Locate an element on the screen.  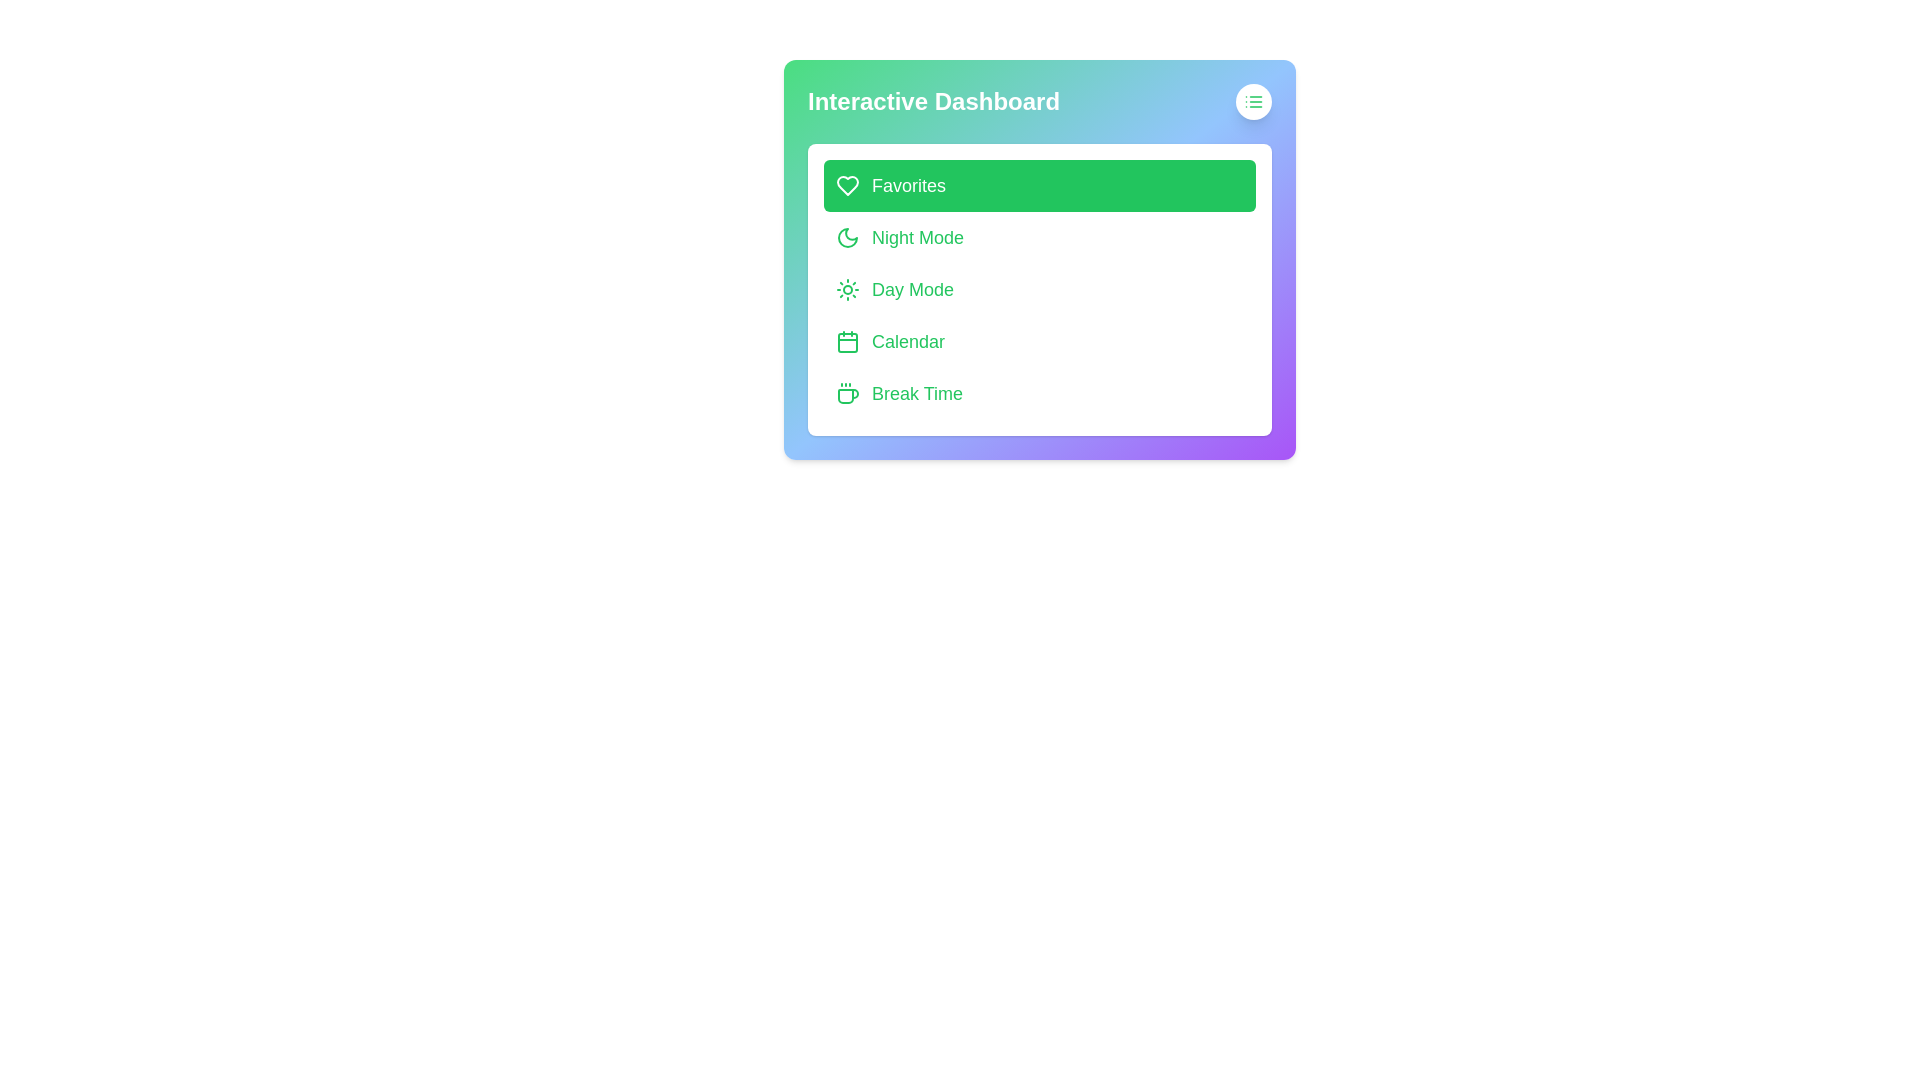
the menu item Favorites to observe its hover effect is located at coordinates (1040, 185).